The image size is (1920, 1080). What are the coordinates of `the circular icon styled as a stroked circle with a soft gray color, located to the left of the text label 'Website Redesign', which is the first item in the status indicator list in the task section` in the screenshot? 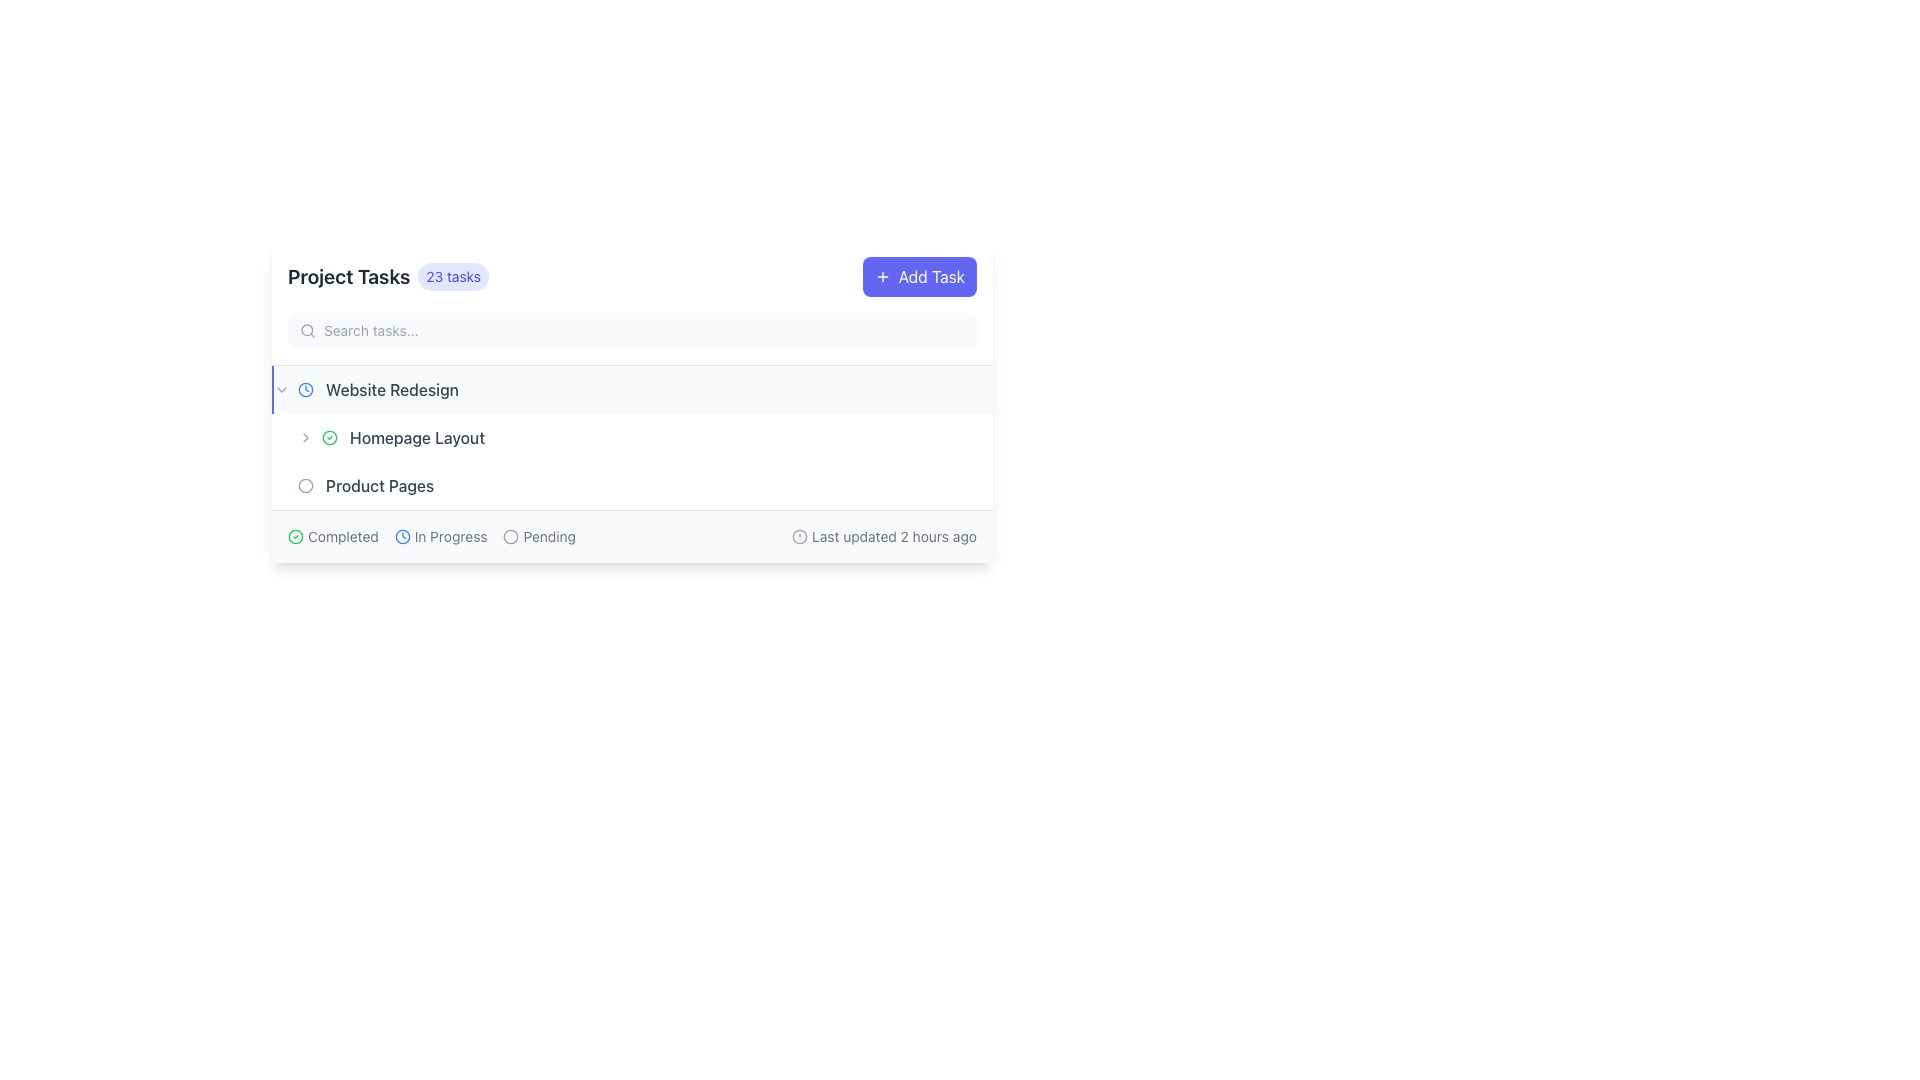 It's located at (511, 535).